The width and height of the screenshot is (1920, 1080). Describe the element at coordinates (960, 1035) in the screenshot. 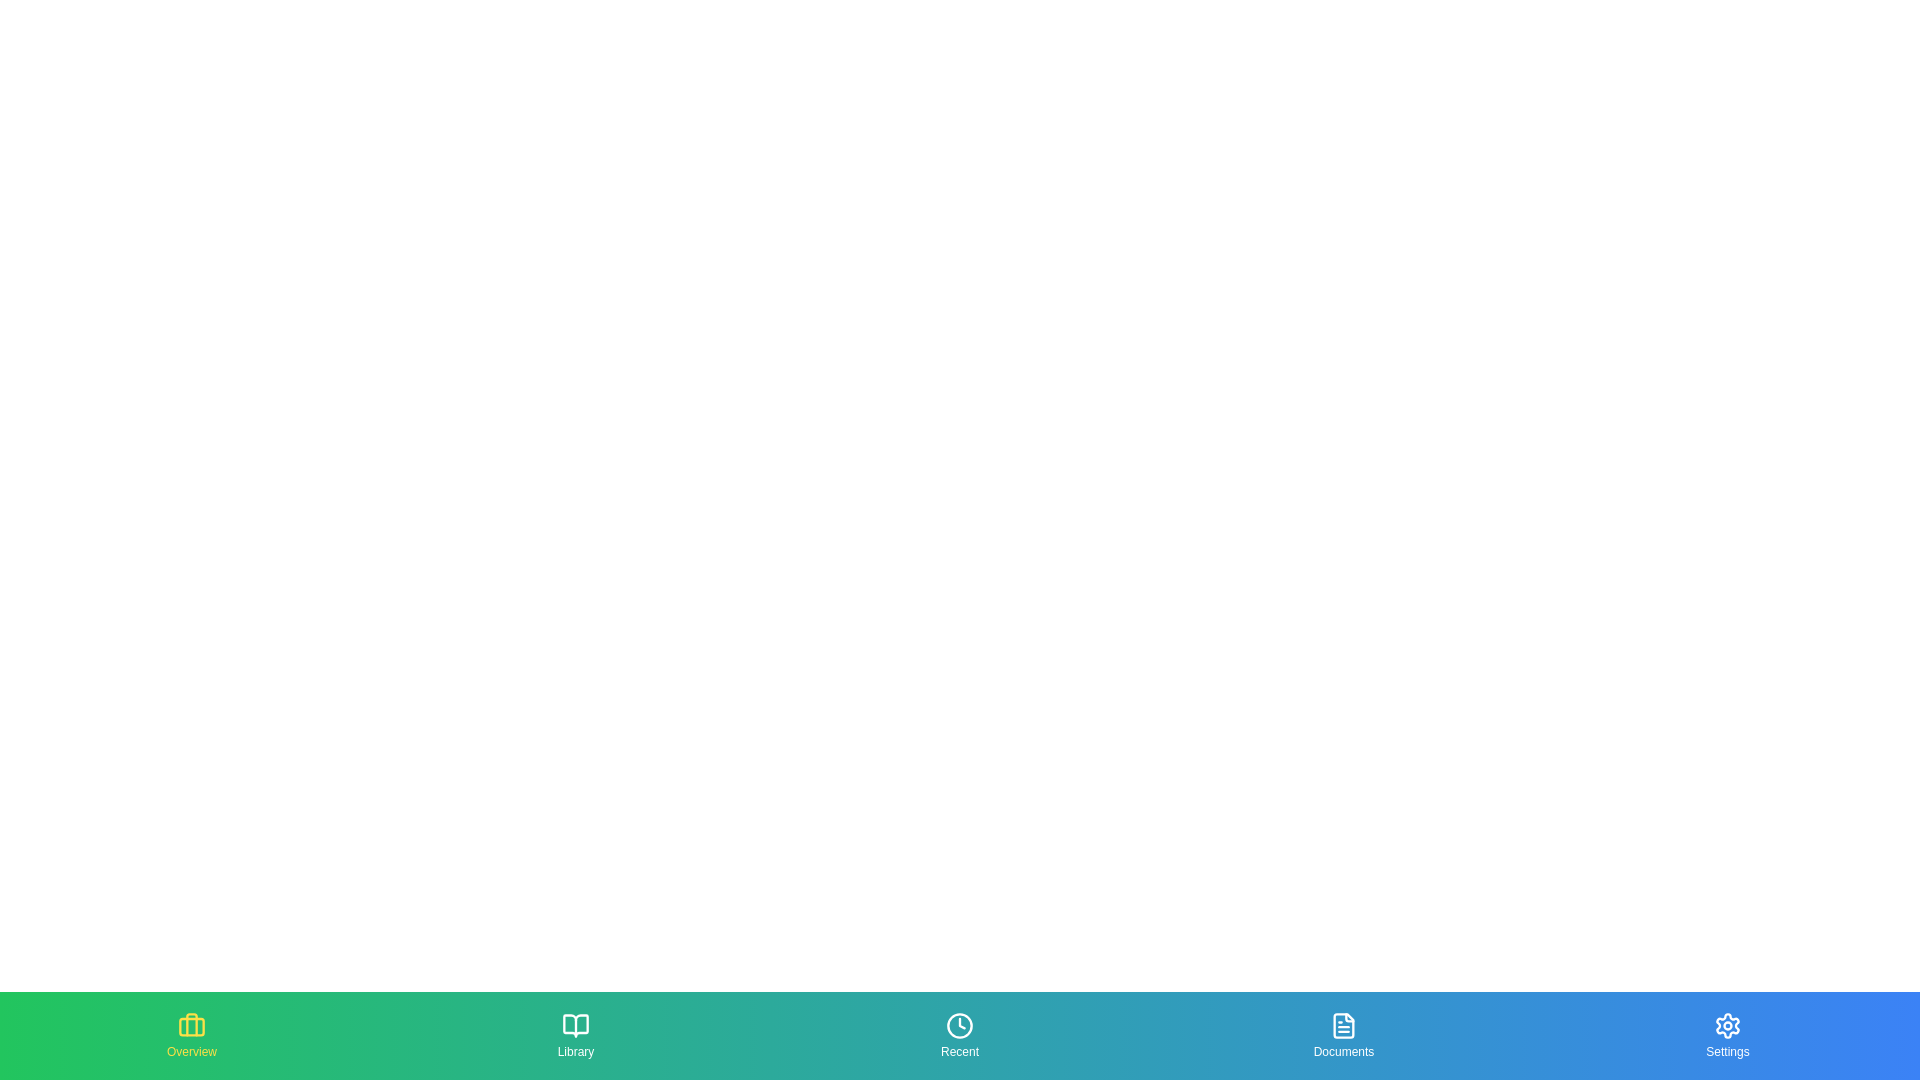

I see `the button corresponding to the Recent section` at that location.